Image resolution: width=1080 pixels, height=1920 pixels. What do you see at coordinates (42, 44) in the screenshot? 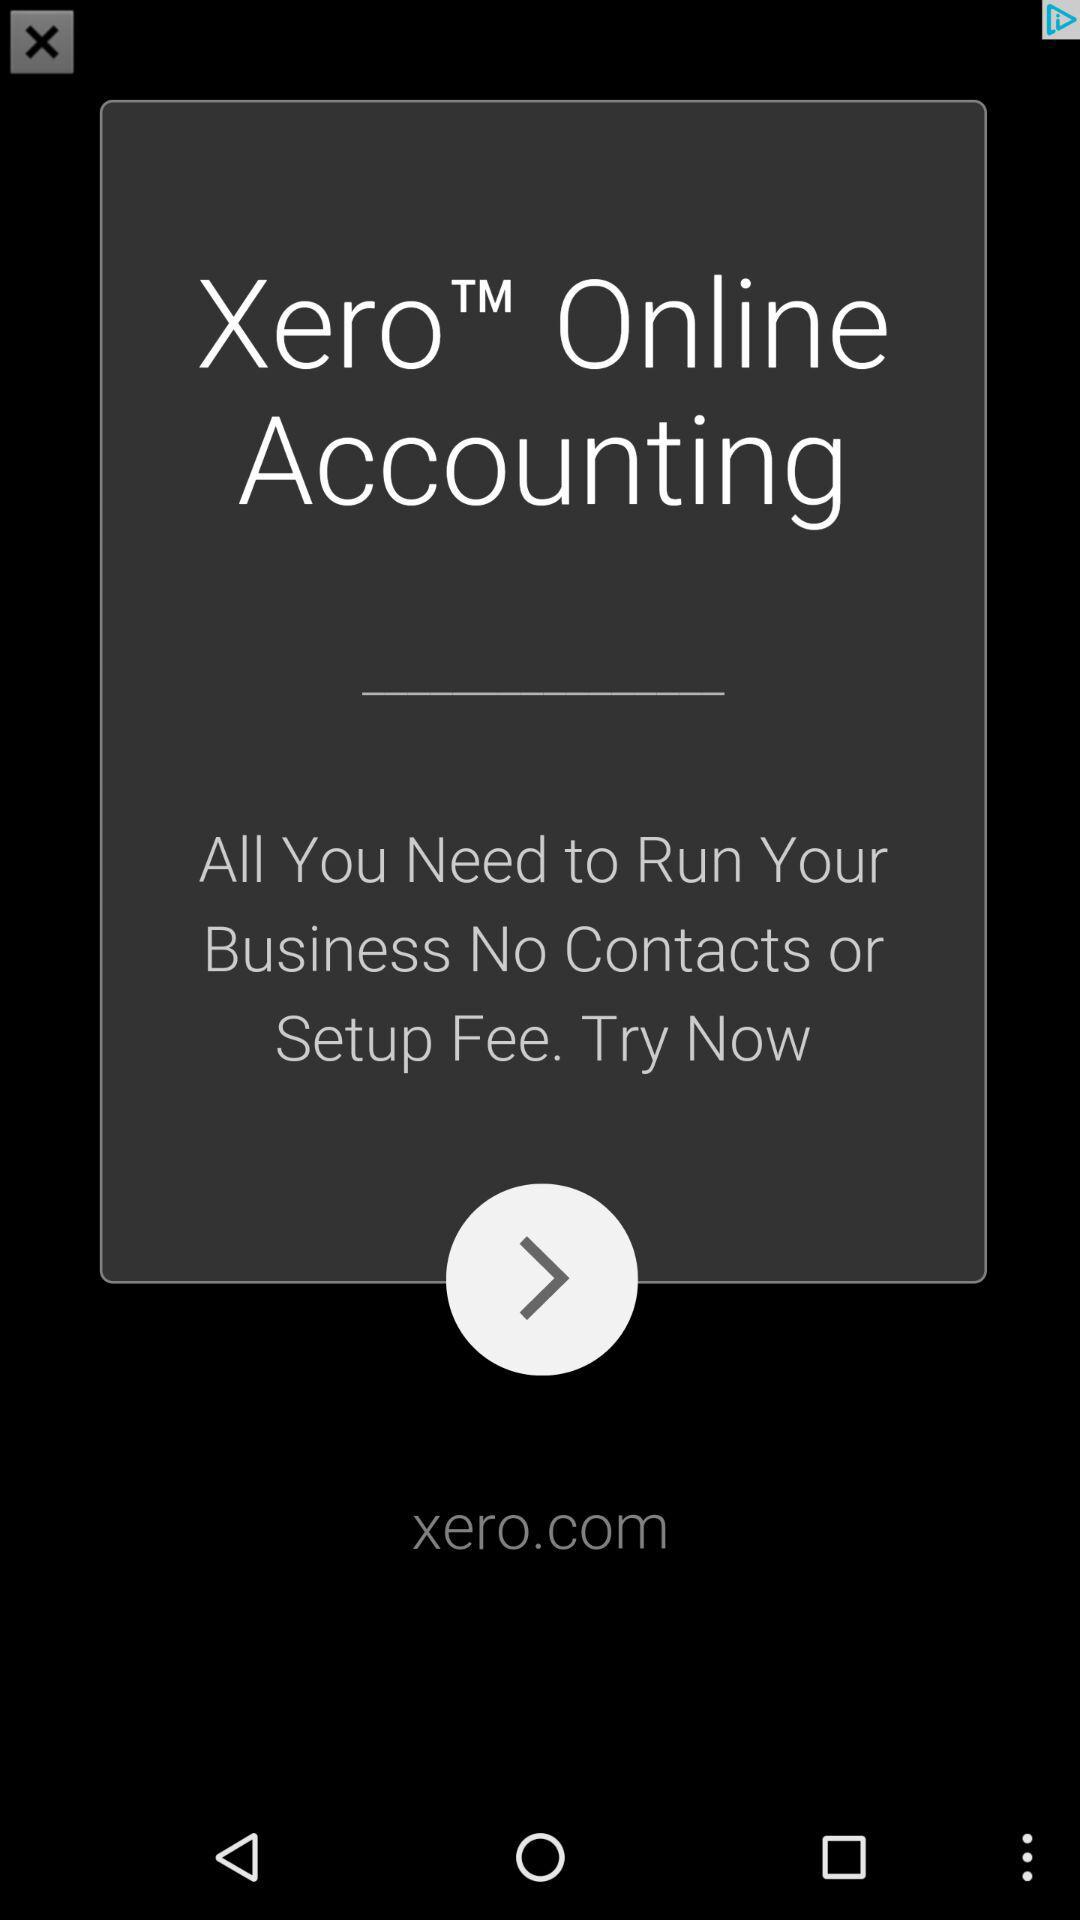
I see `the close icon` at bounding box center [42, 44].